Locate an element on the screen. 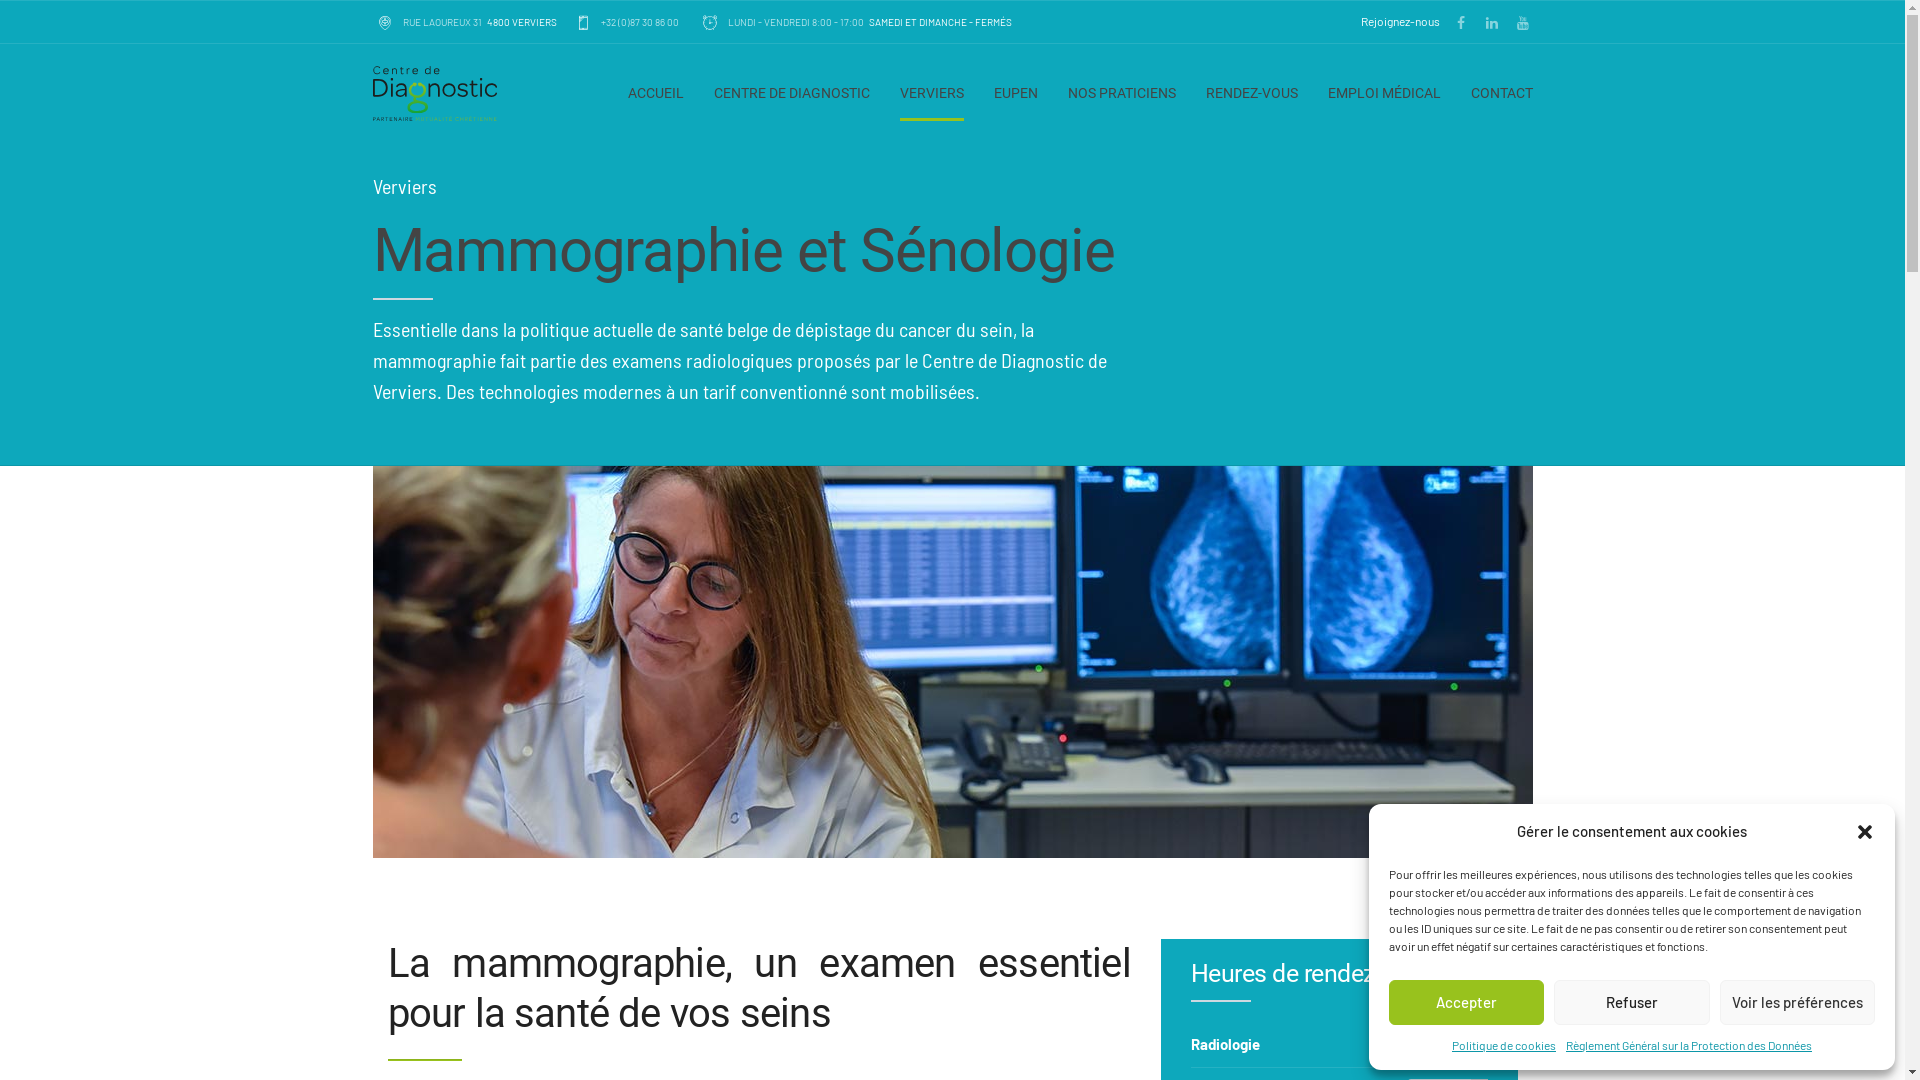 This screenshot has height=1080, width=1920. 'Refuser' is located at coordinates (1631, 1002).